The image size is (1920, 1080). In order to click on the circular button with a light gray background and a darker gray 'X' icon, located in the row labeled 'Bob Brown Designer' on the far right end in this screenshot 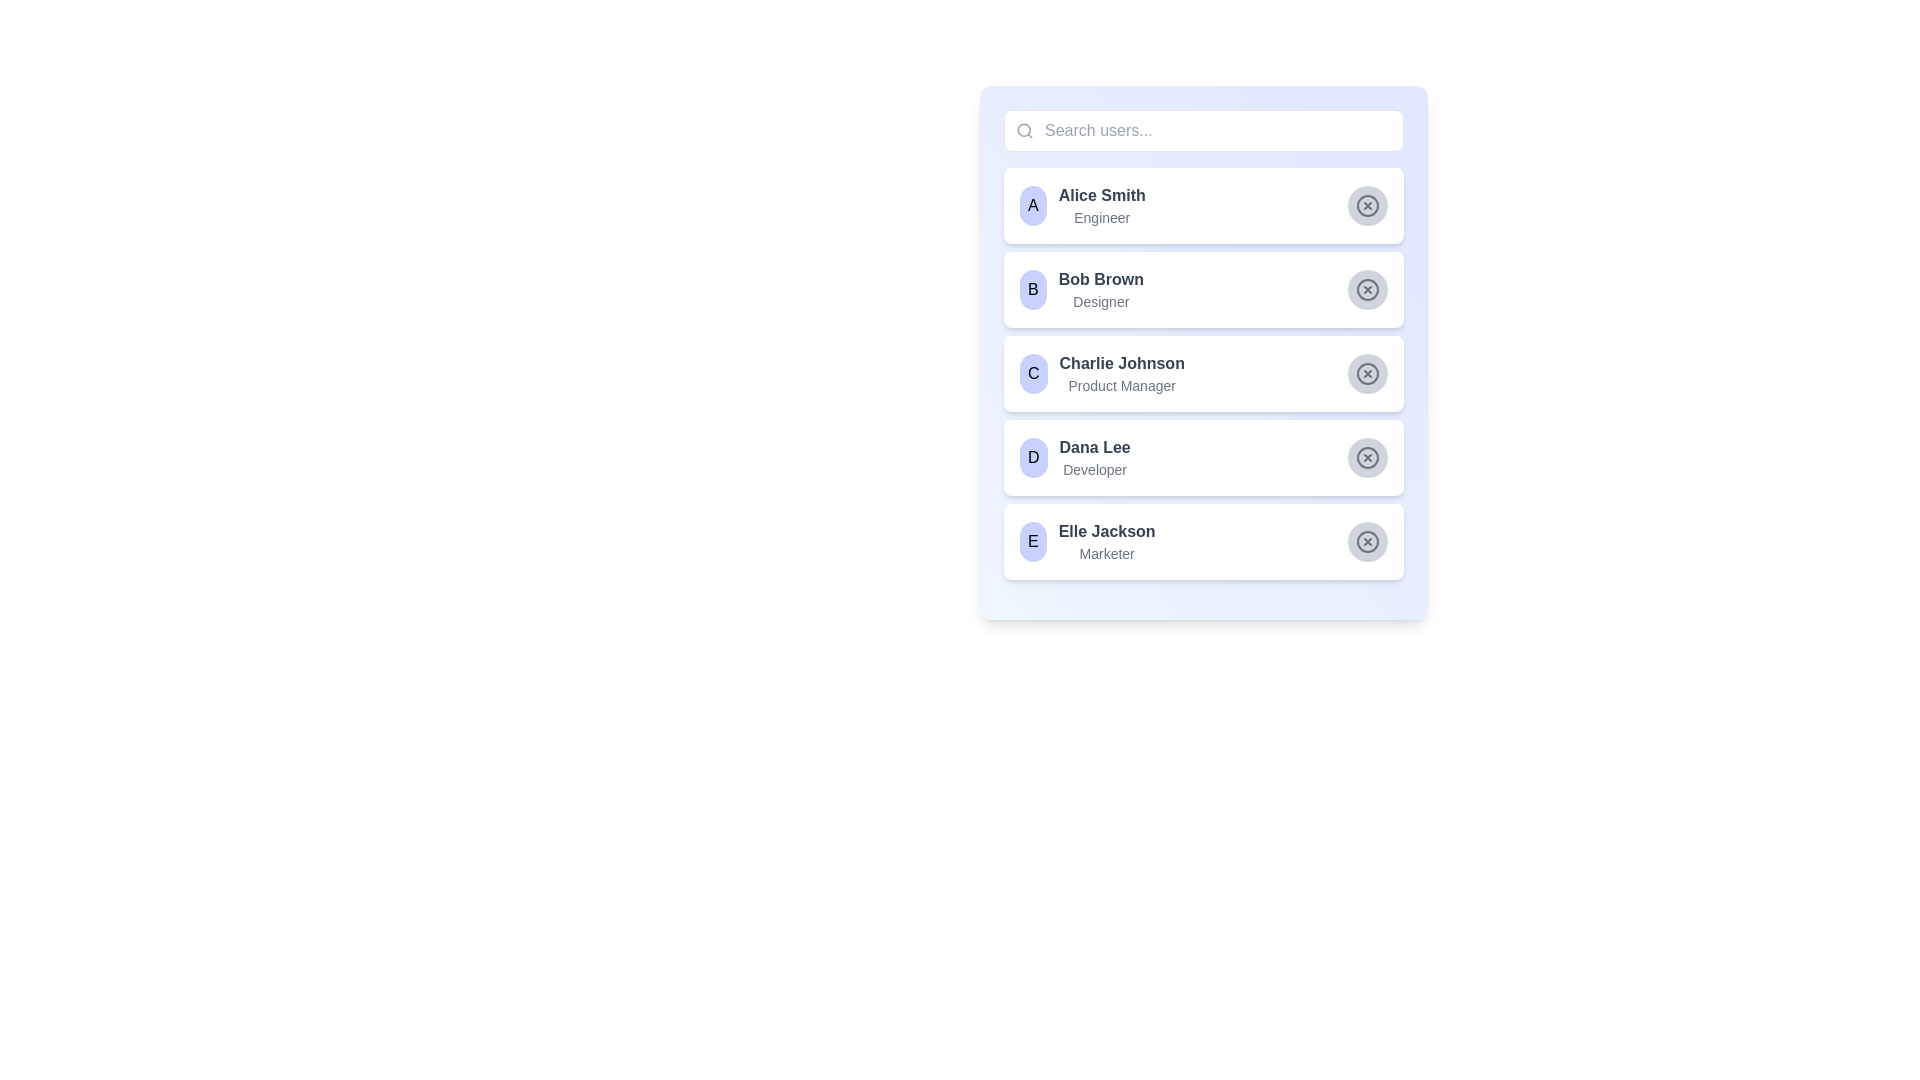, I will do `click(1367, 289)`.